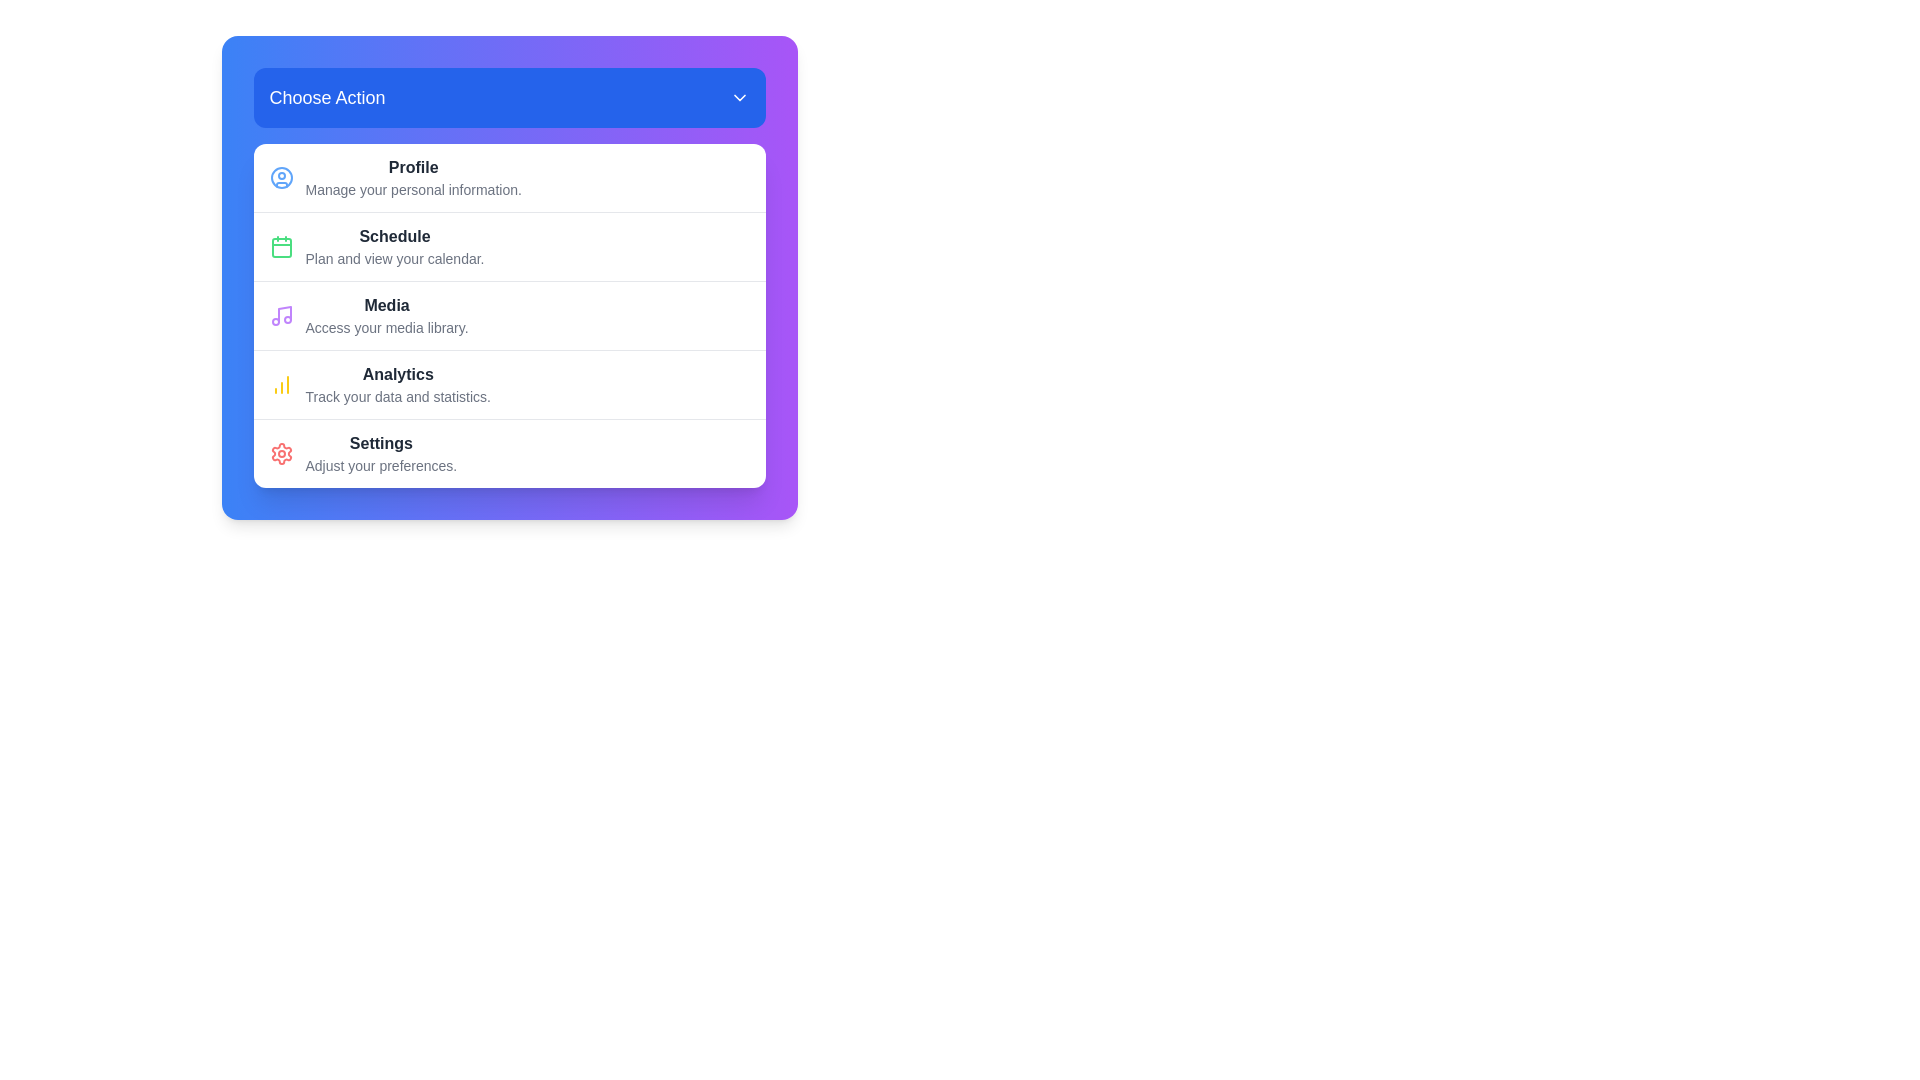  Describe the element at coordinates (280, 176) in the screenshot. I see `the 'Profile' icon located at the first position on the left in the 'Profile' section of the menu` at that location.